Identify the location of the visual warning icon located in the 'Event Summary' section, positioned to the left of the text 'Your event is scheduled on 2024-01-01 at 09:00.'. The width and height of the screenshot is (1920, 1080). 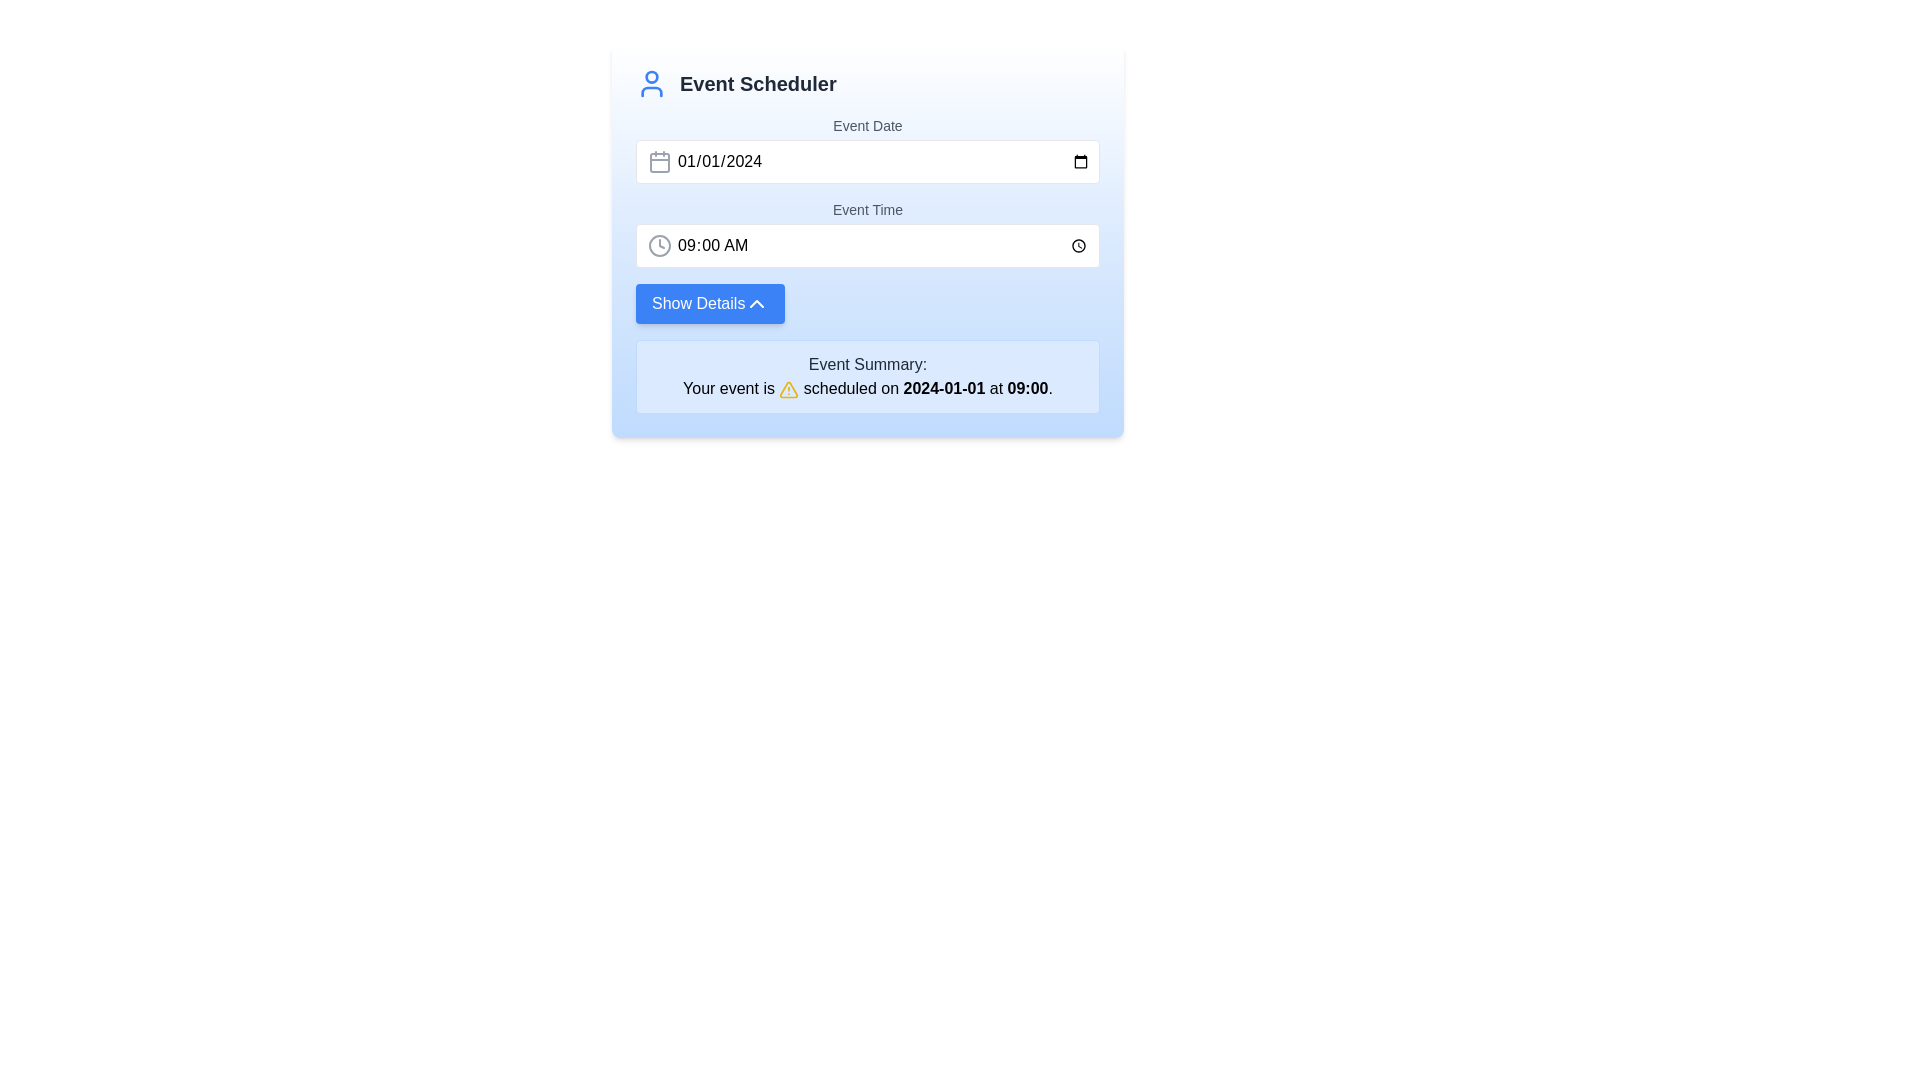
(788, 389).